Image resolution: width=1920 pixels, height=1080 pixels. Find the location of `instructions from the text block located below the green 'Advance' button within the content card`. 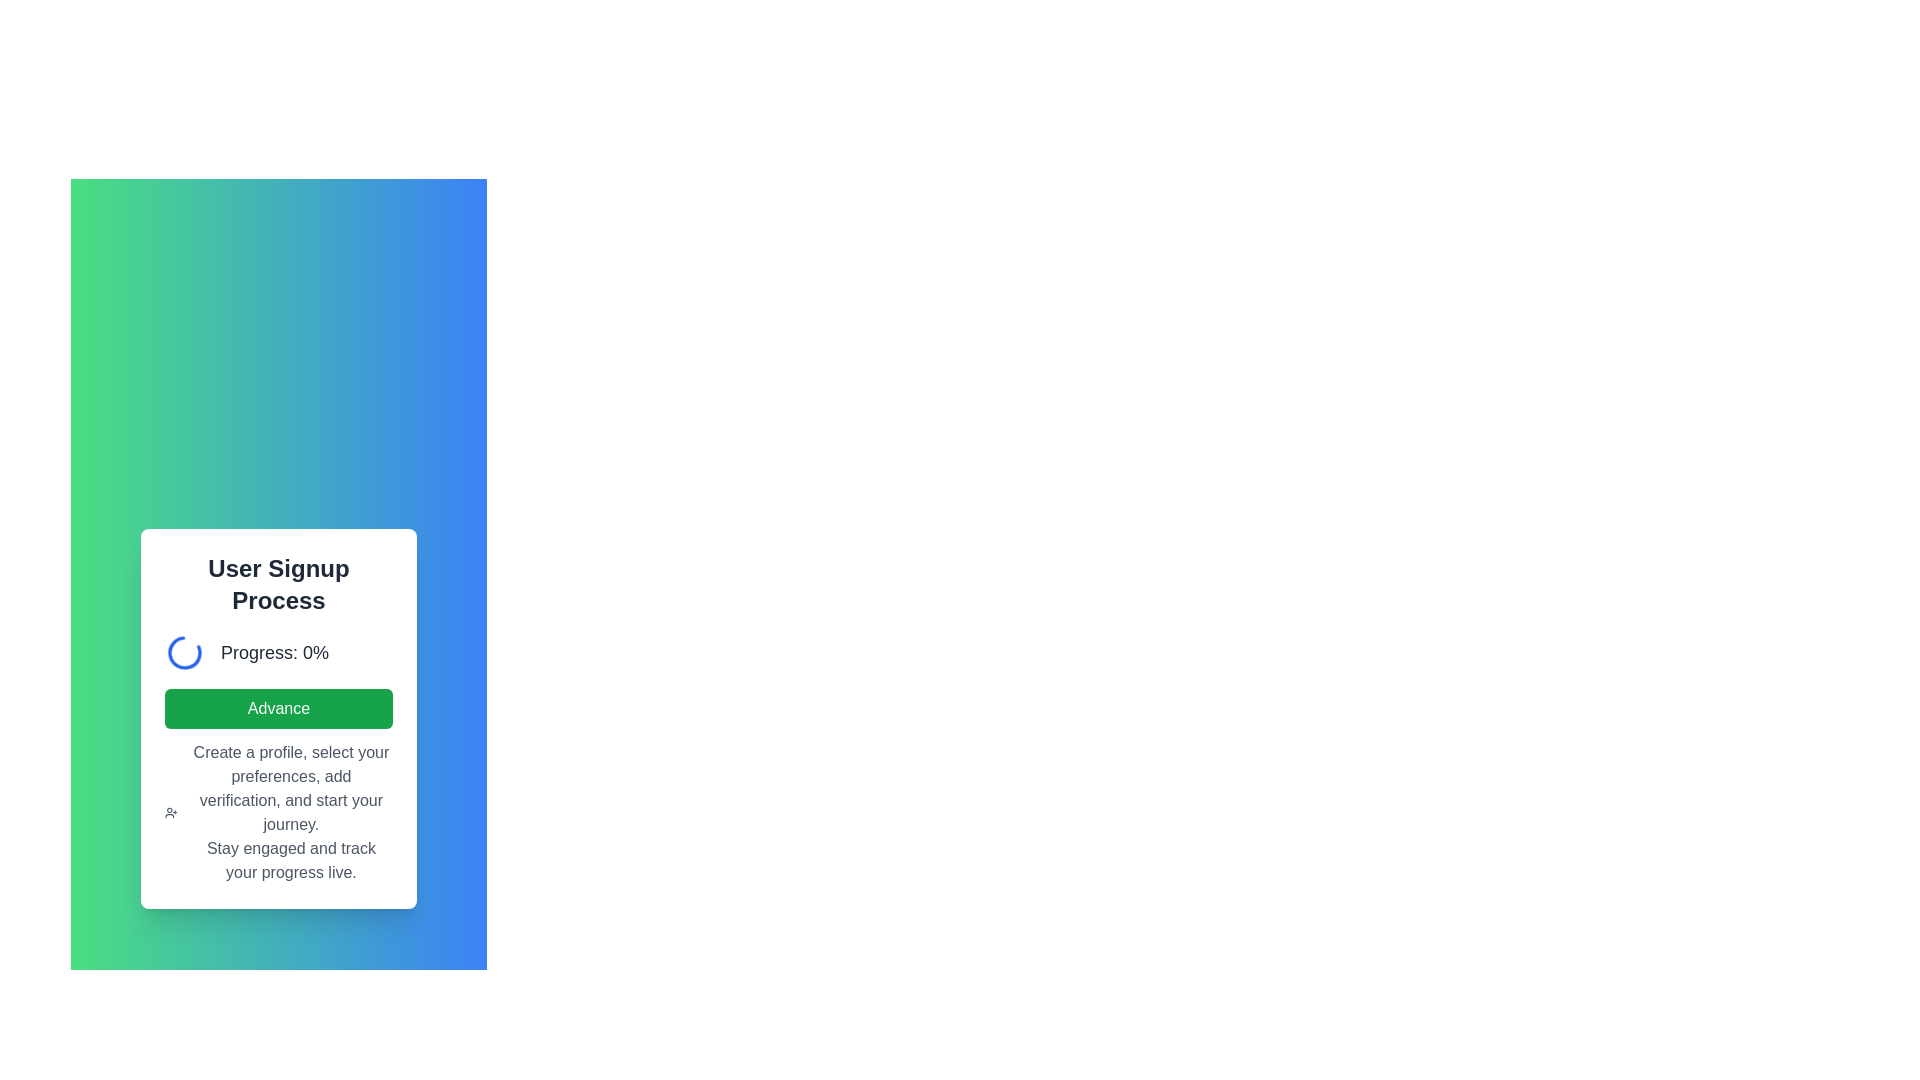

instructions from the text block located below the green 'Advance' button within the content card is located at coordinates (277, 813).